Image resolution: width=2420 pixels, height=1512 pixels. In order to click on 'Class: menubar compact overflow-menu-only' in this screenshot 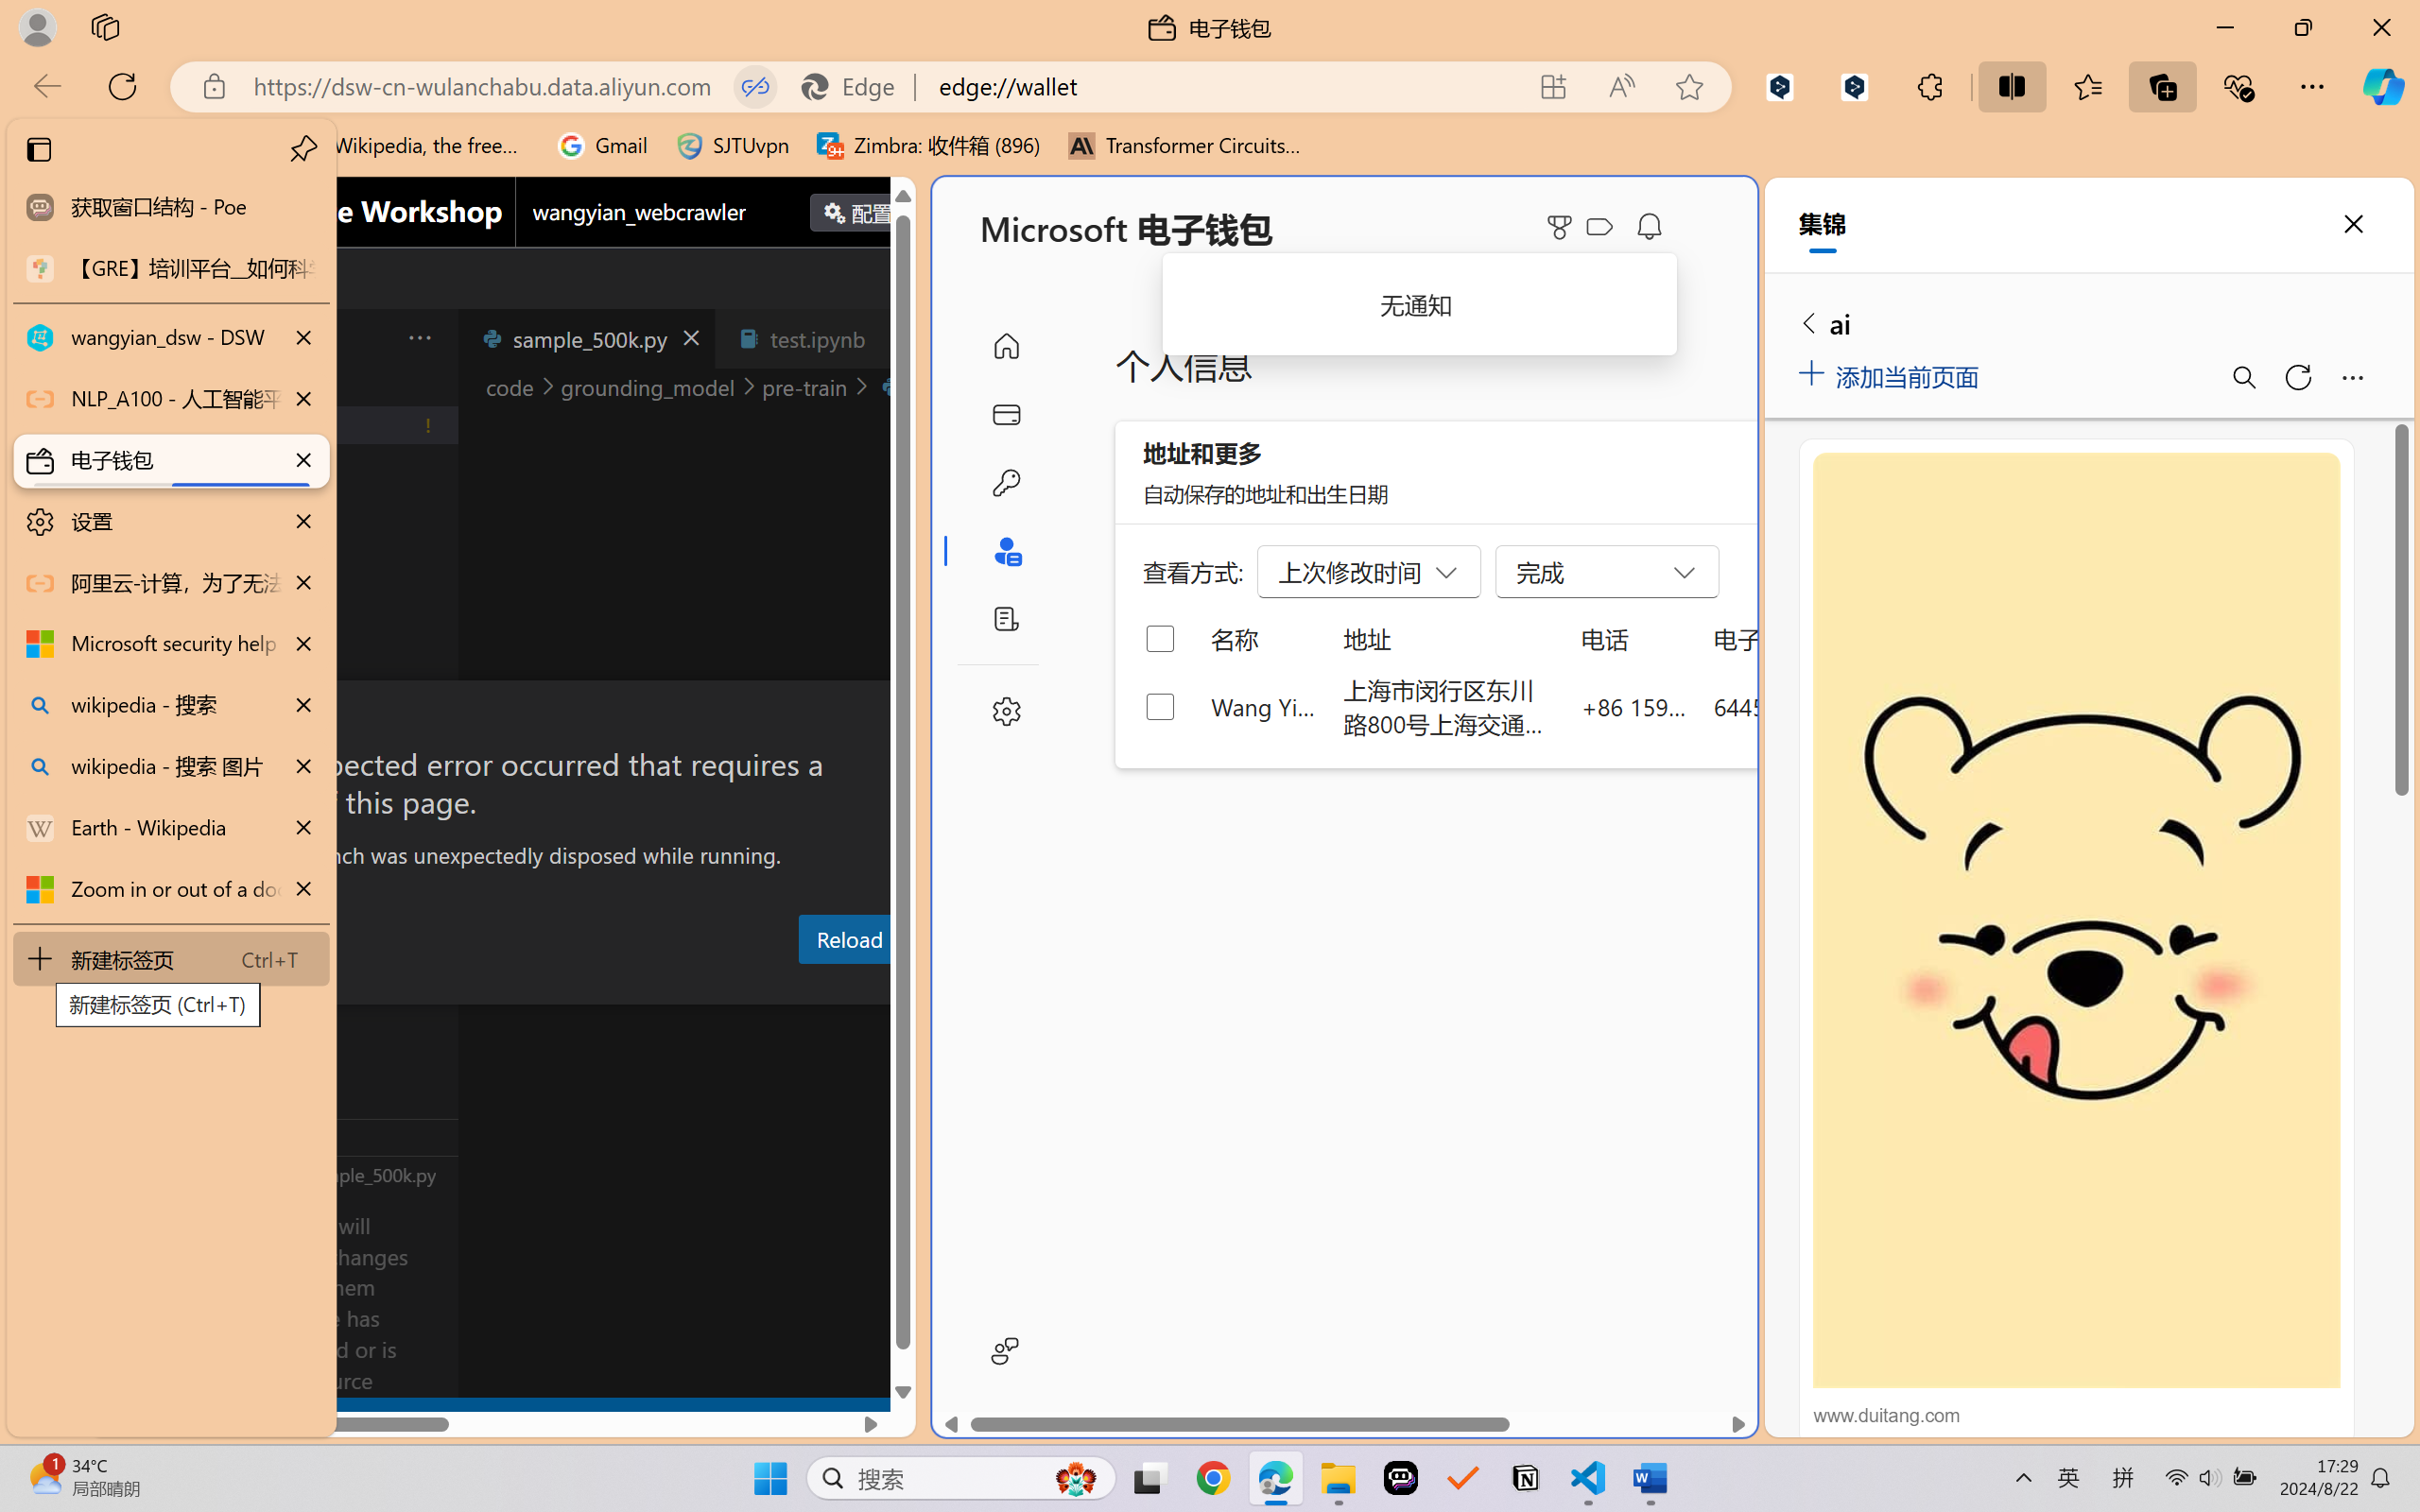, I will do `click(127, 337)`.